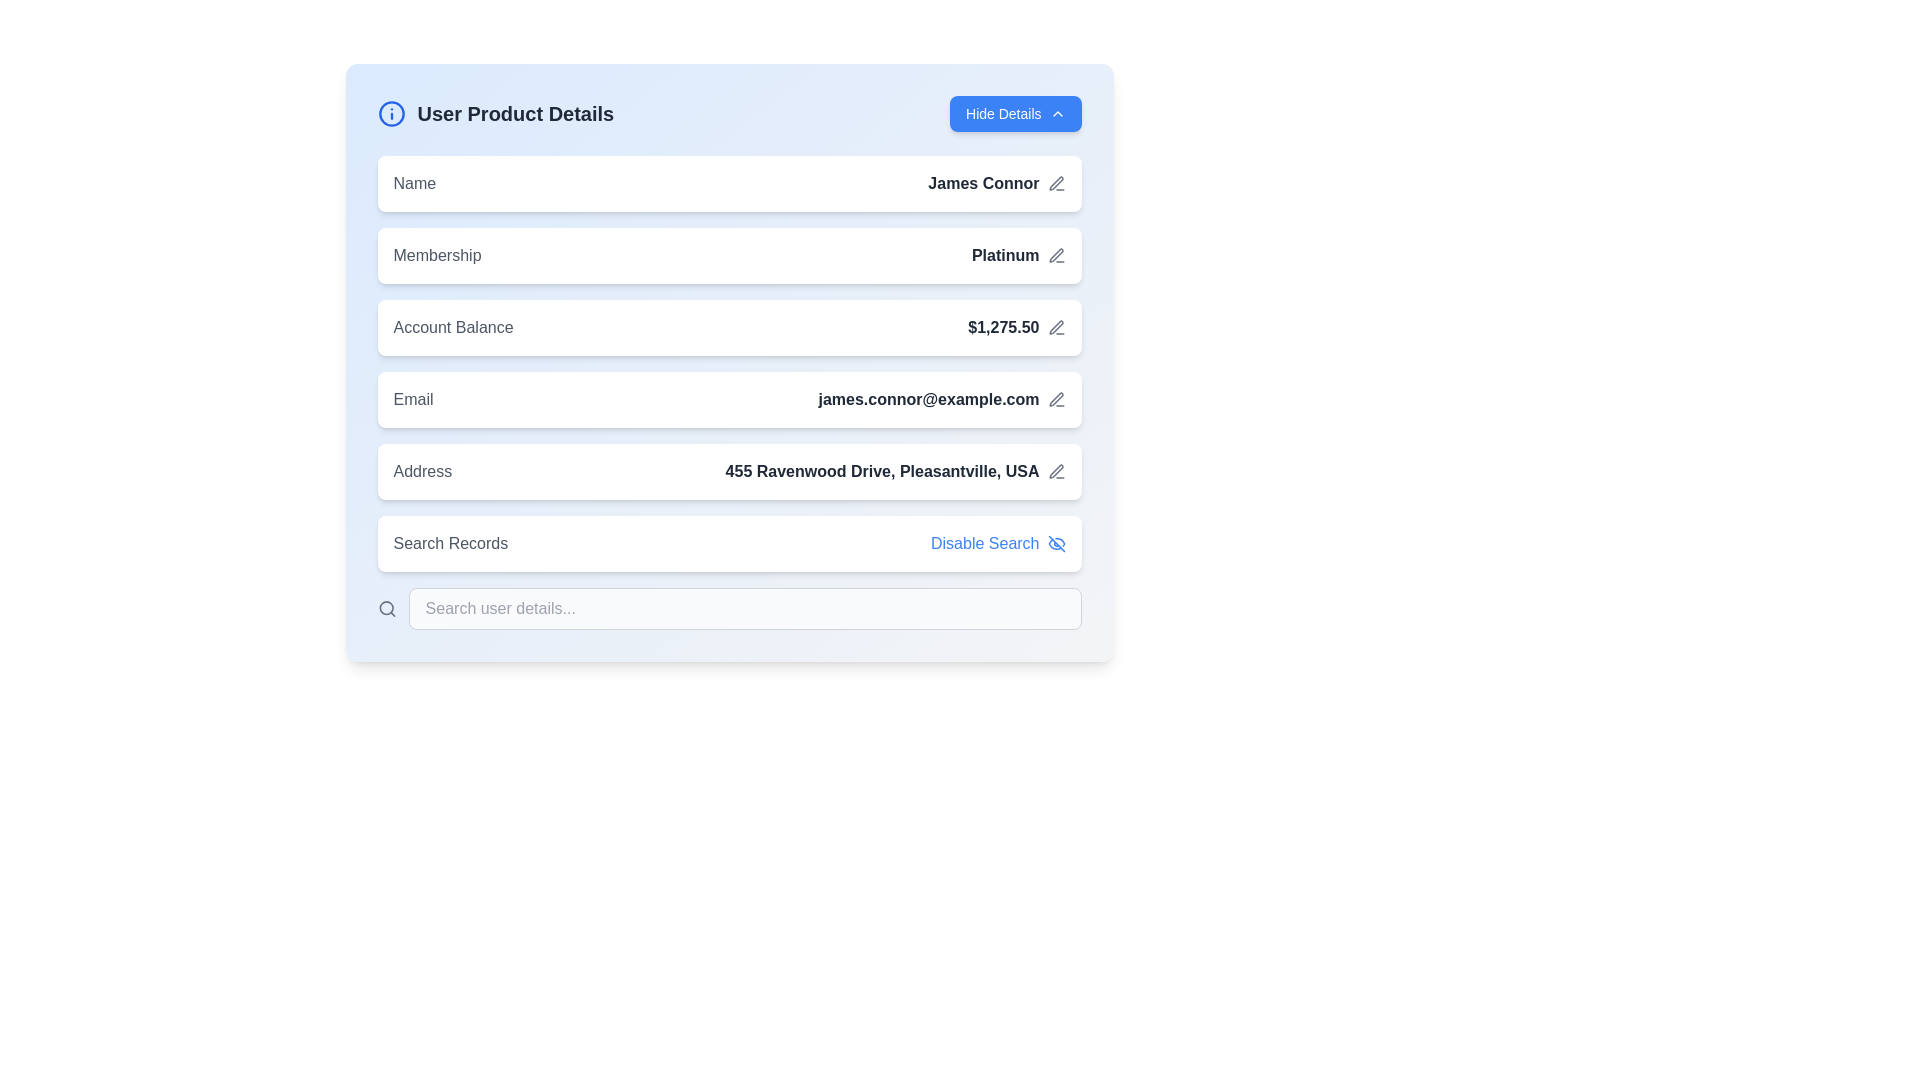 Image resolution: width=1920 pixels, height=1080 pixels. What do you see at coordinates (1055, 471) in the screenshot?
I see `the pen icon button located at the right end of the 'Address' row, which signifies edit or modify actions` at bounding box center [1055, 471].